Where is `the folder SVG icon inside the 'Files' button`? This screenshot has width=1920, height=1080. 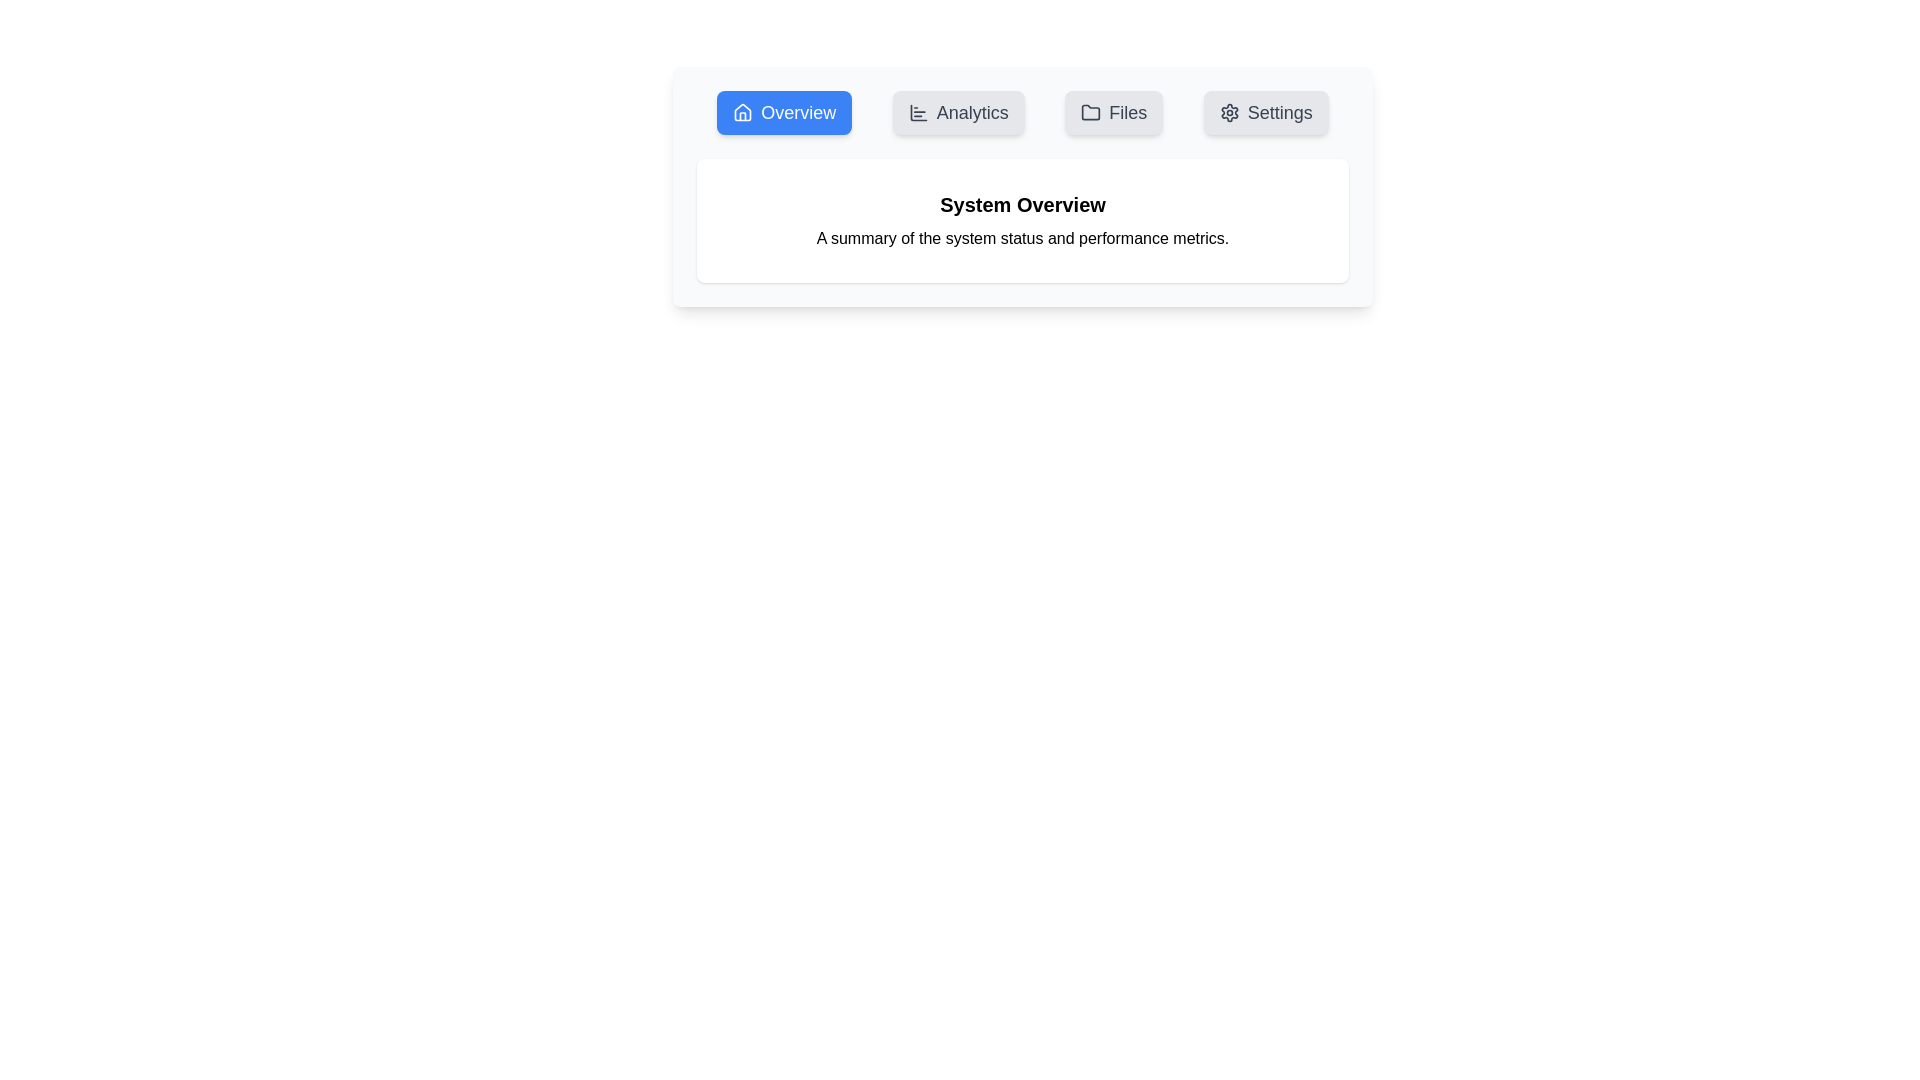
the folder SVG icon inside the 'Files' button is located at coordinates (1090, 112).